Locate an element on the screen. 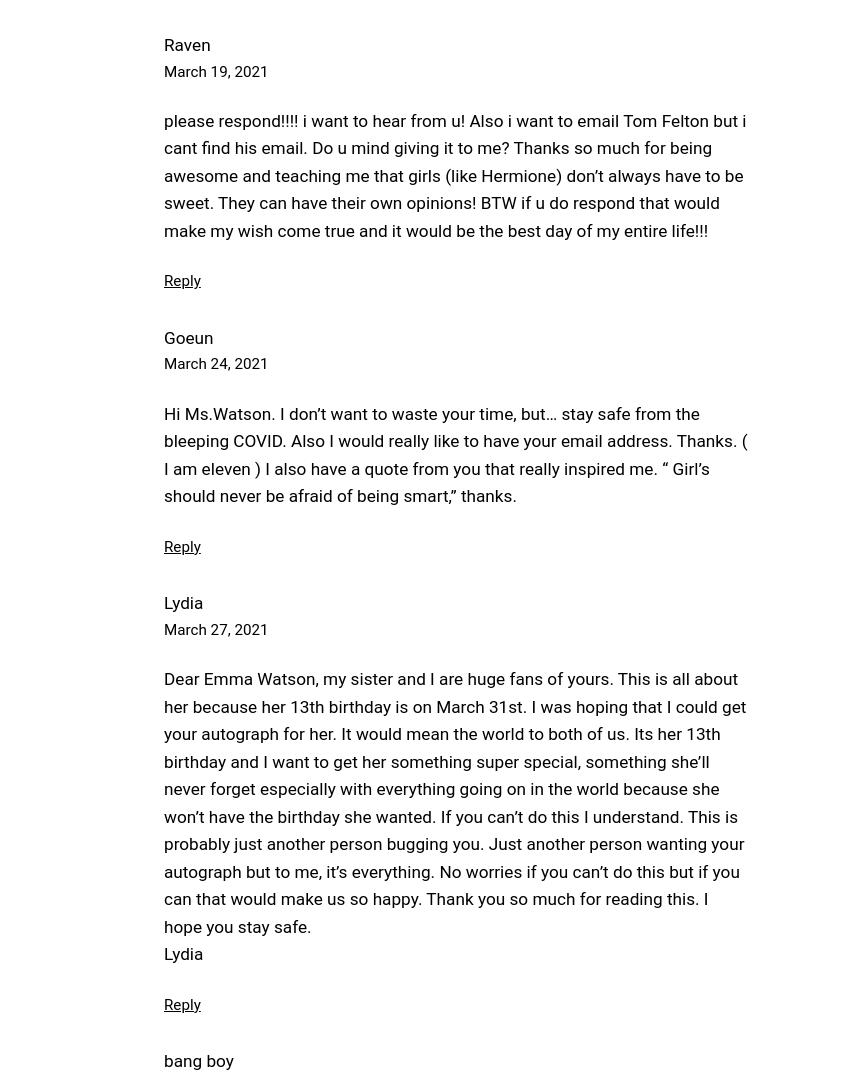 This screenshot has width=850, height=1074. 'March 24, 2021' is located at coordinates (215, 362).